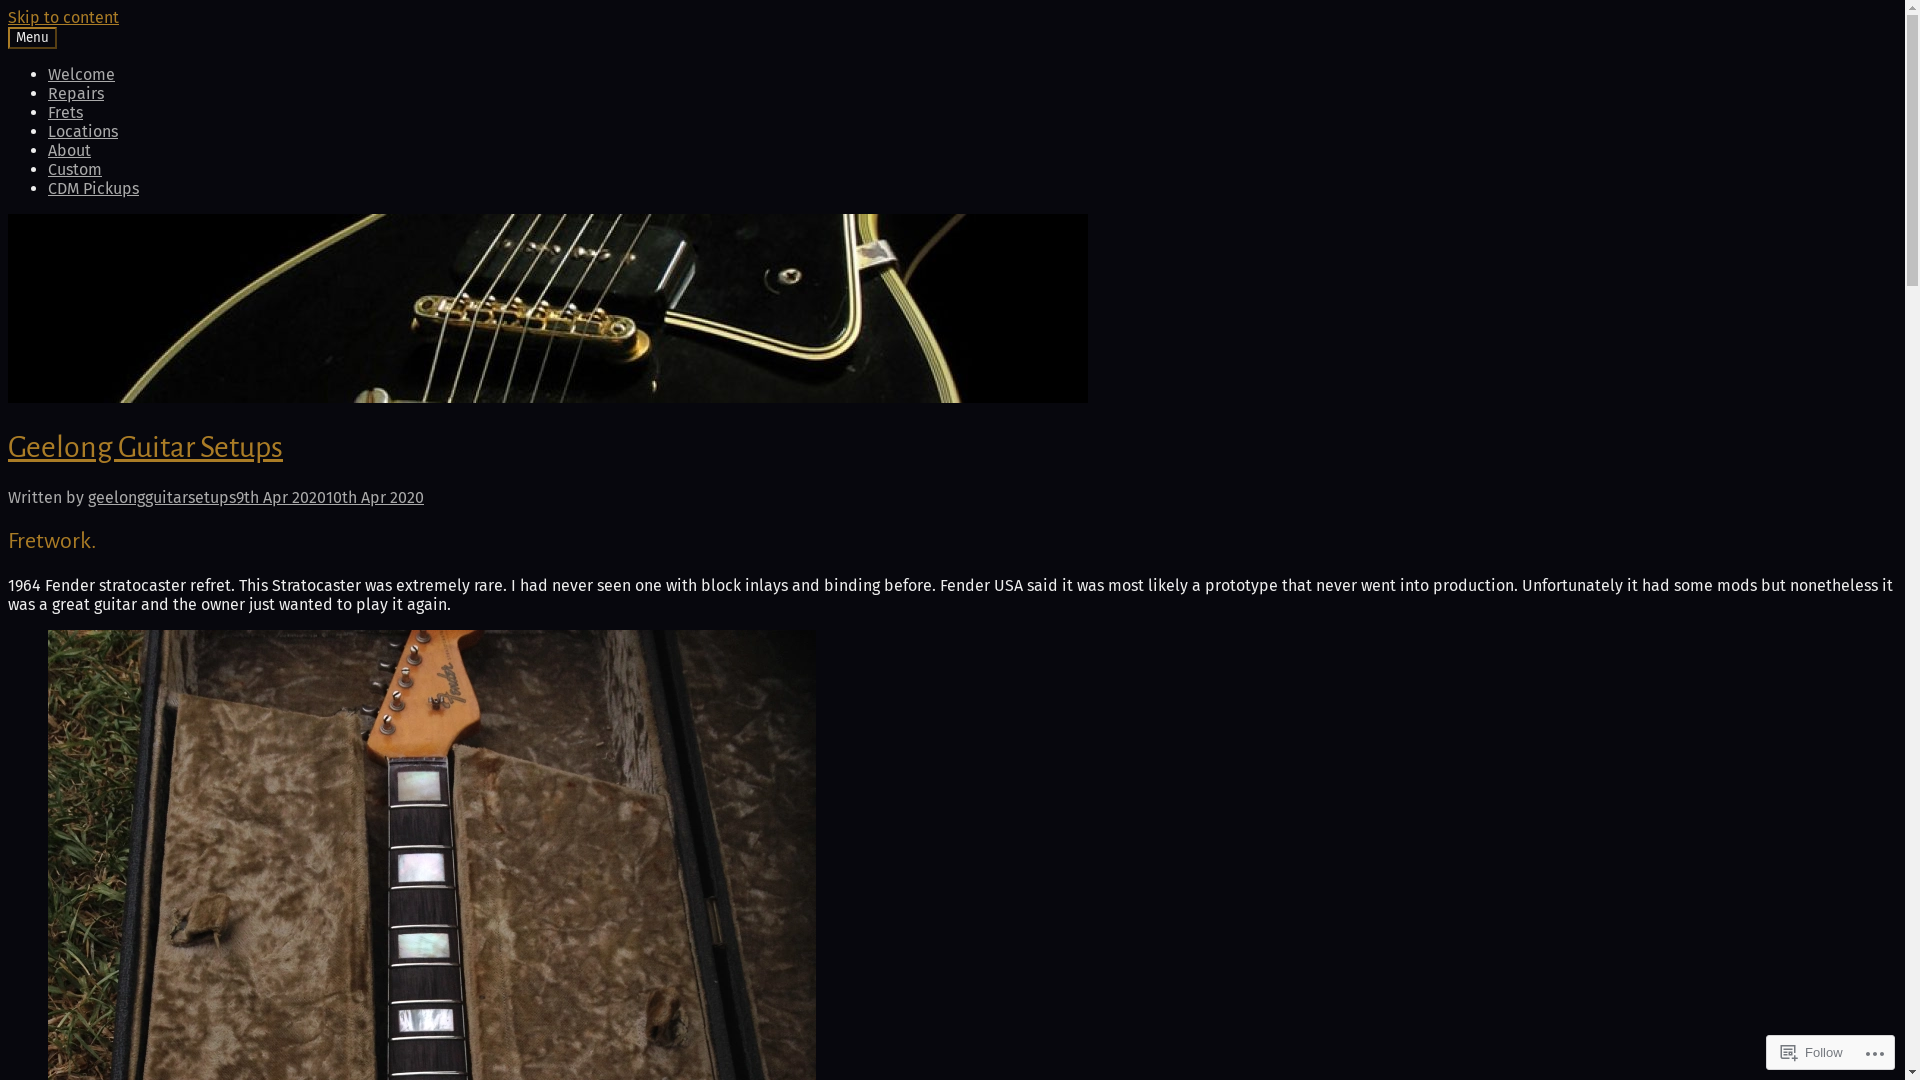  Describe the element at coordinates (80, 73) in the screenshot. I see `'Welcome'` at that location.